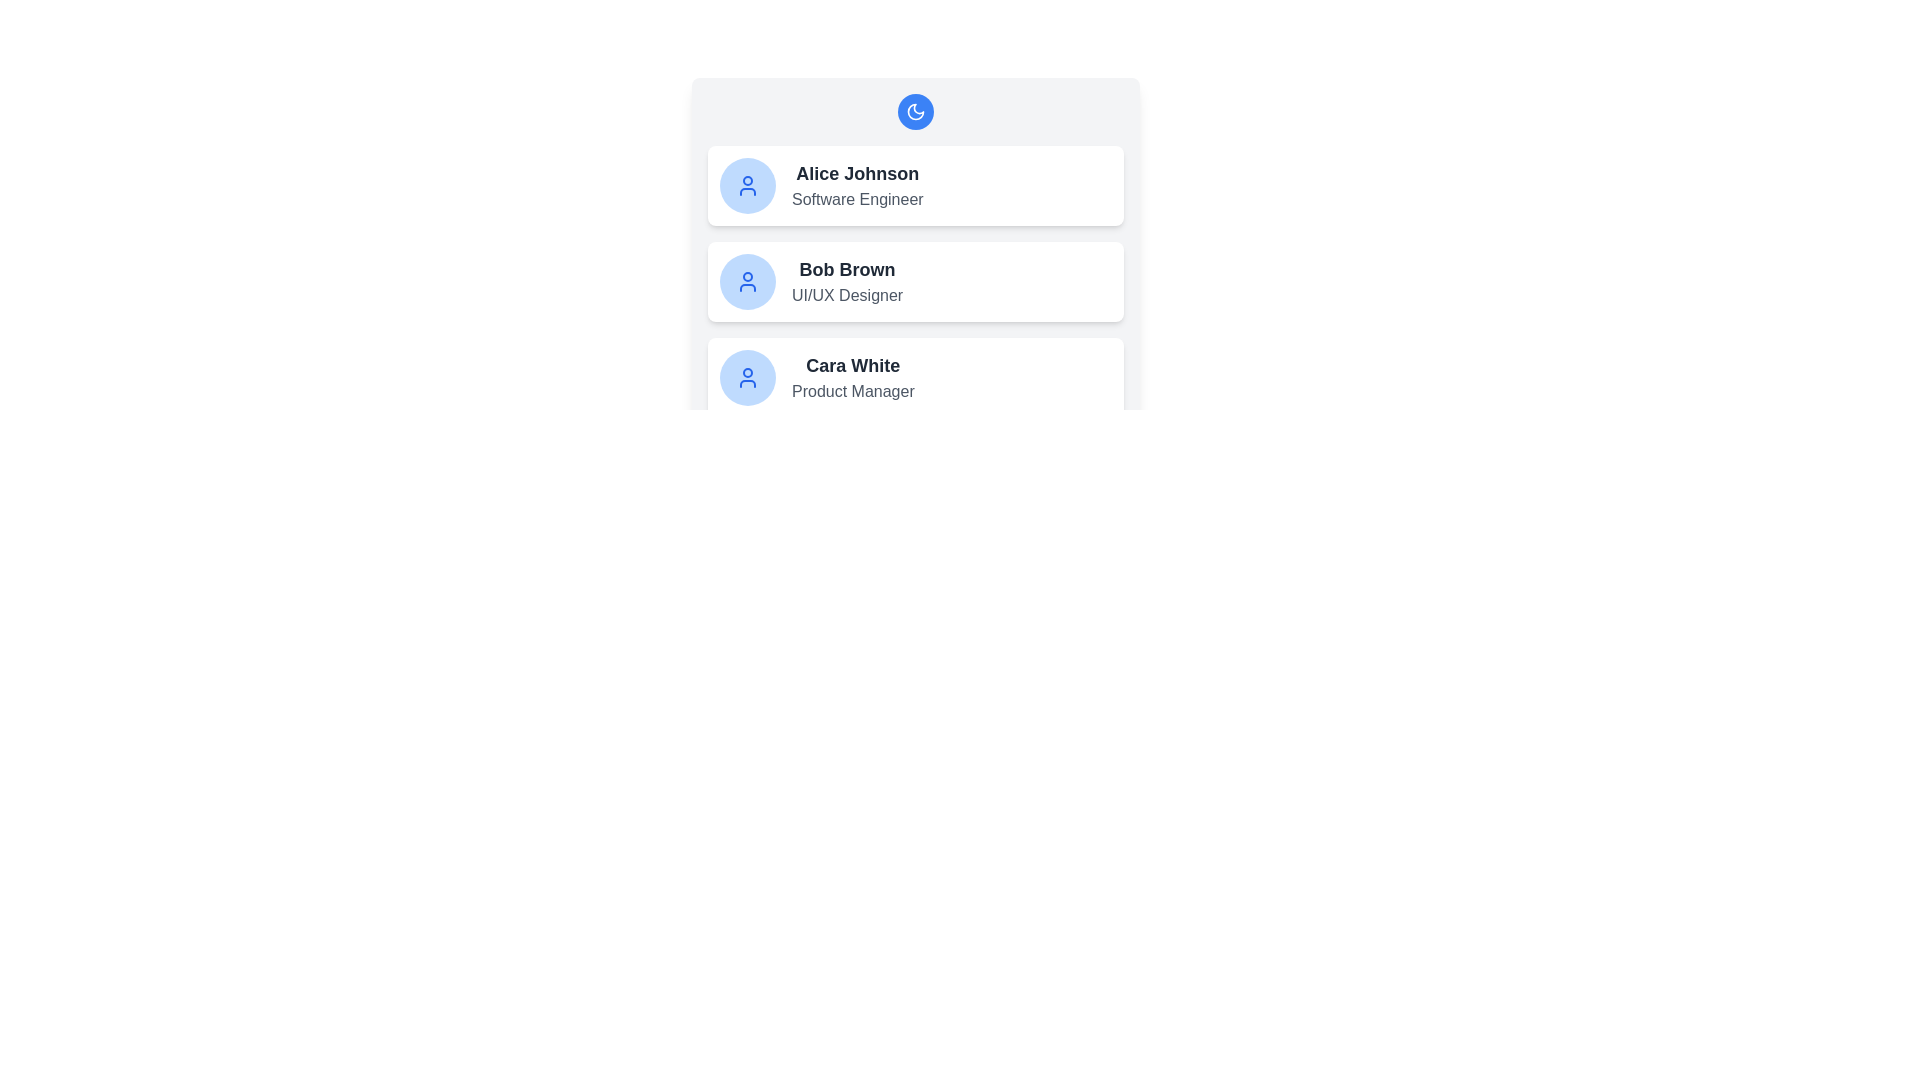 This screenshot has width=1920, height=1080. What do you see at coordinates (915, 254) in the screenshot?
I see `the User Profile Card for 'Bob Brown', which is the second card in a vertical list` at bounding box center [915, 254].